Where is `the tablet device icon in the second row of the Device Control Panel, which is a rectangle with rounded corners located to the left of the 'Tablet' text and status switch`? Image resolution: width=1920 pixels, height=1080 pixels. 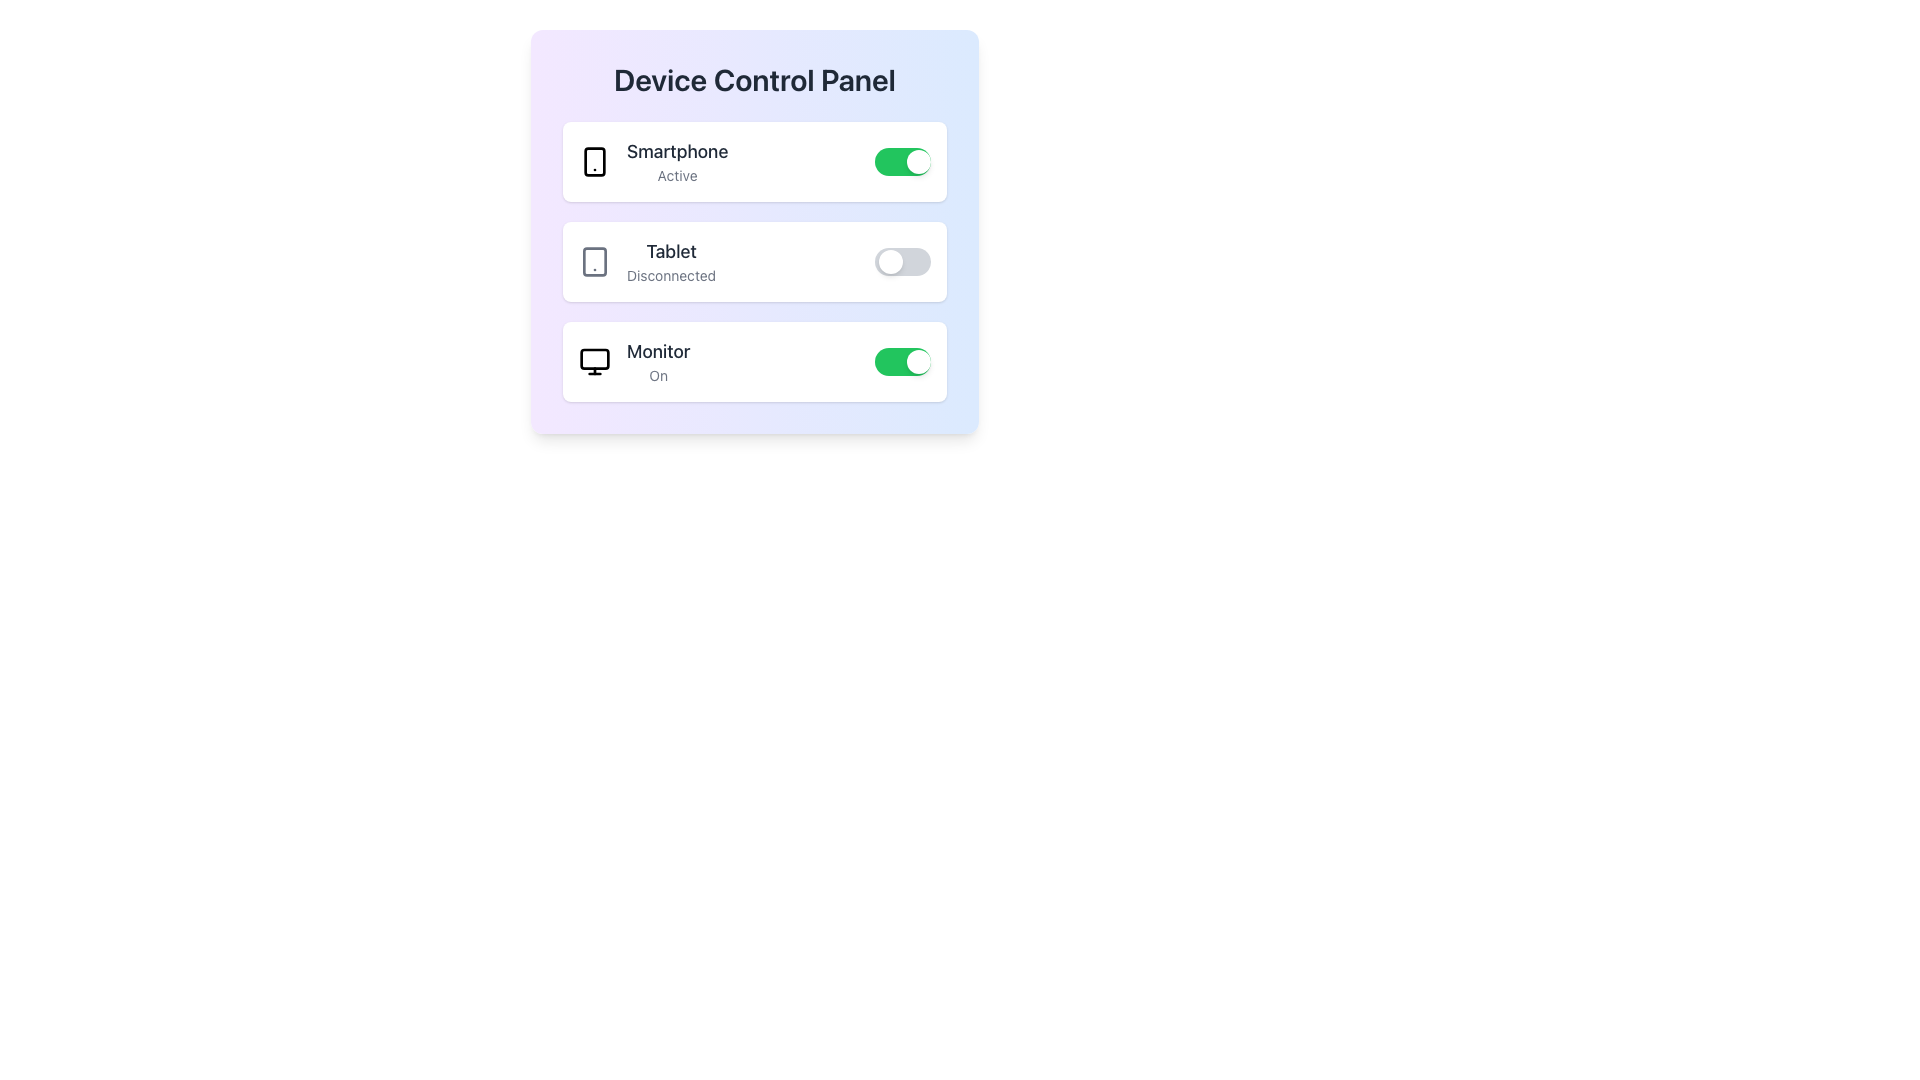
the tablet device icon in the second row of the Device Control Panel, which is a rectangle with rounded corners located to the left of the 'Tablet' text and status switch is located at coordinates (594, 261).